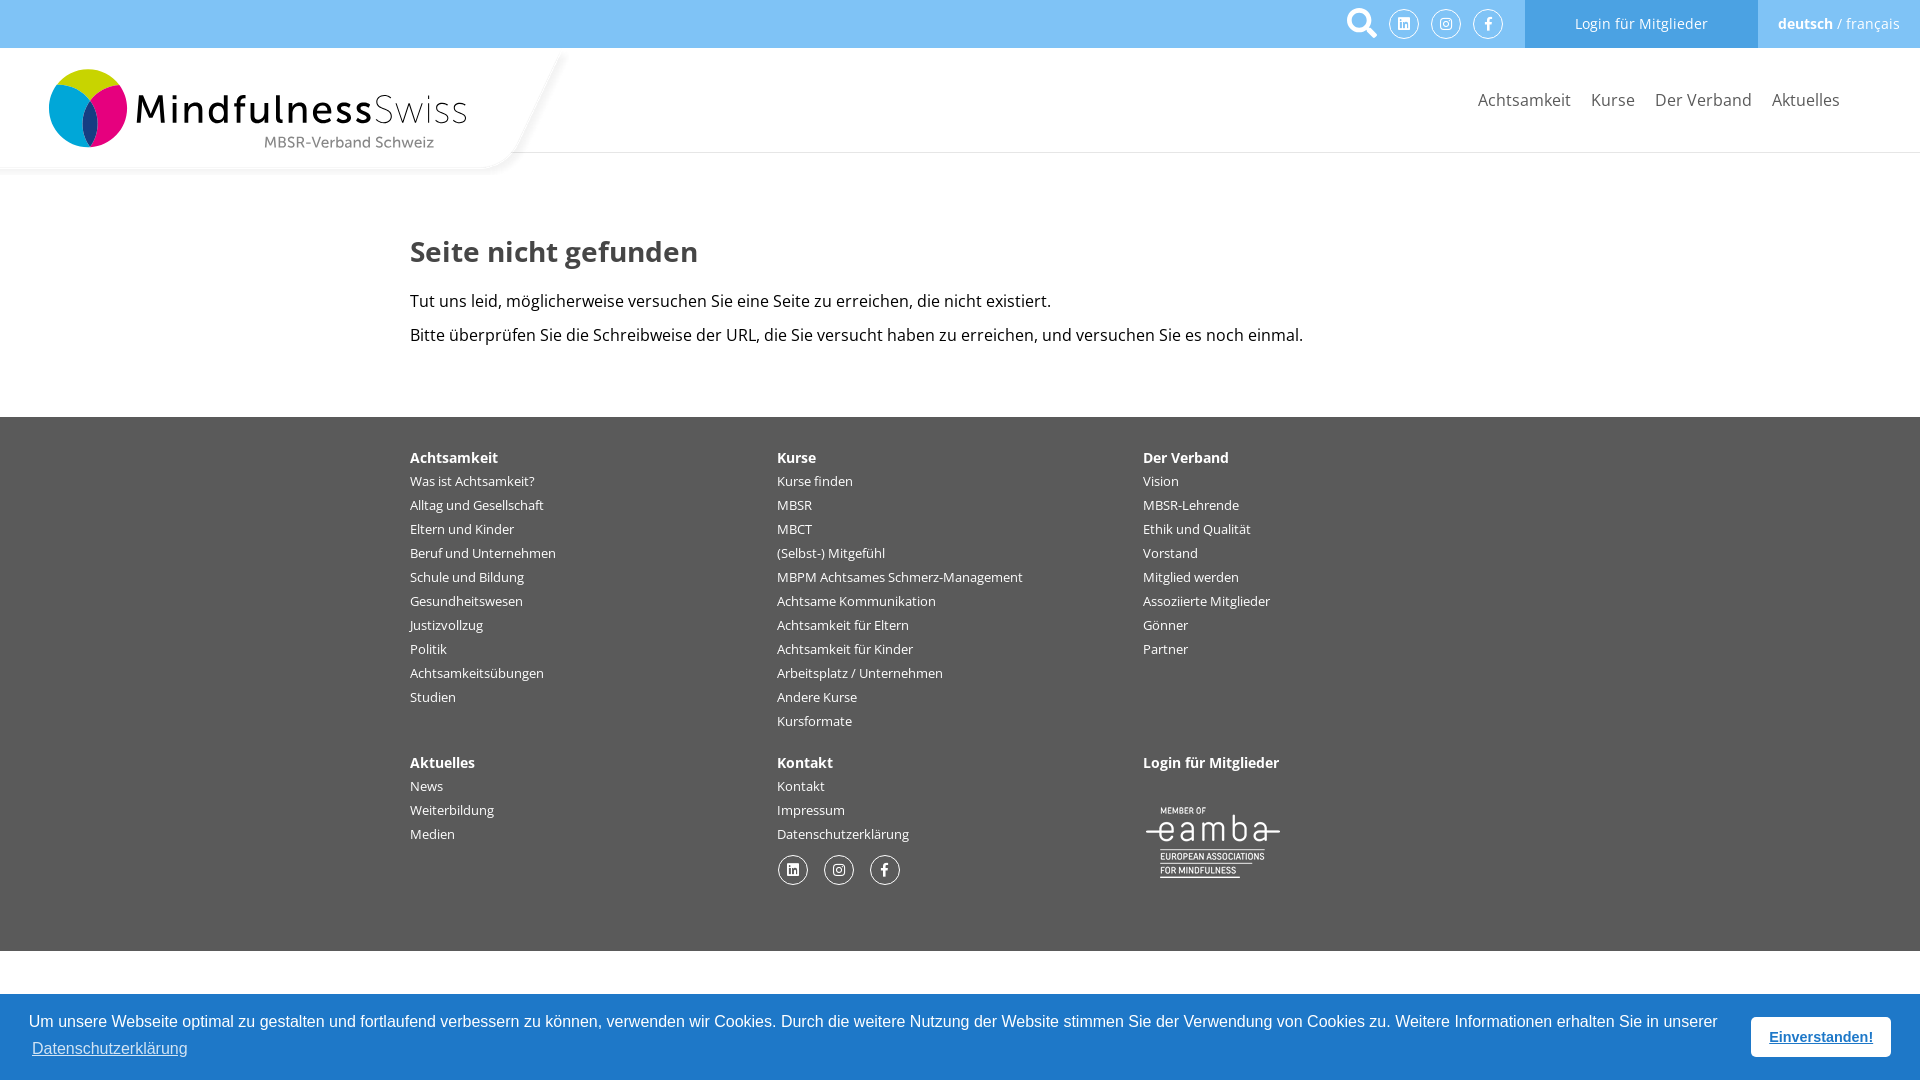 The image size is (1920, 1080). What do you see at coordinates (431, 834) in the screenshot?
I see `'Medien'` at bounding box center [431, 834].